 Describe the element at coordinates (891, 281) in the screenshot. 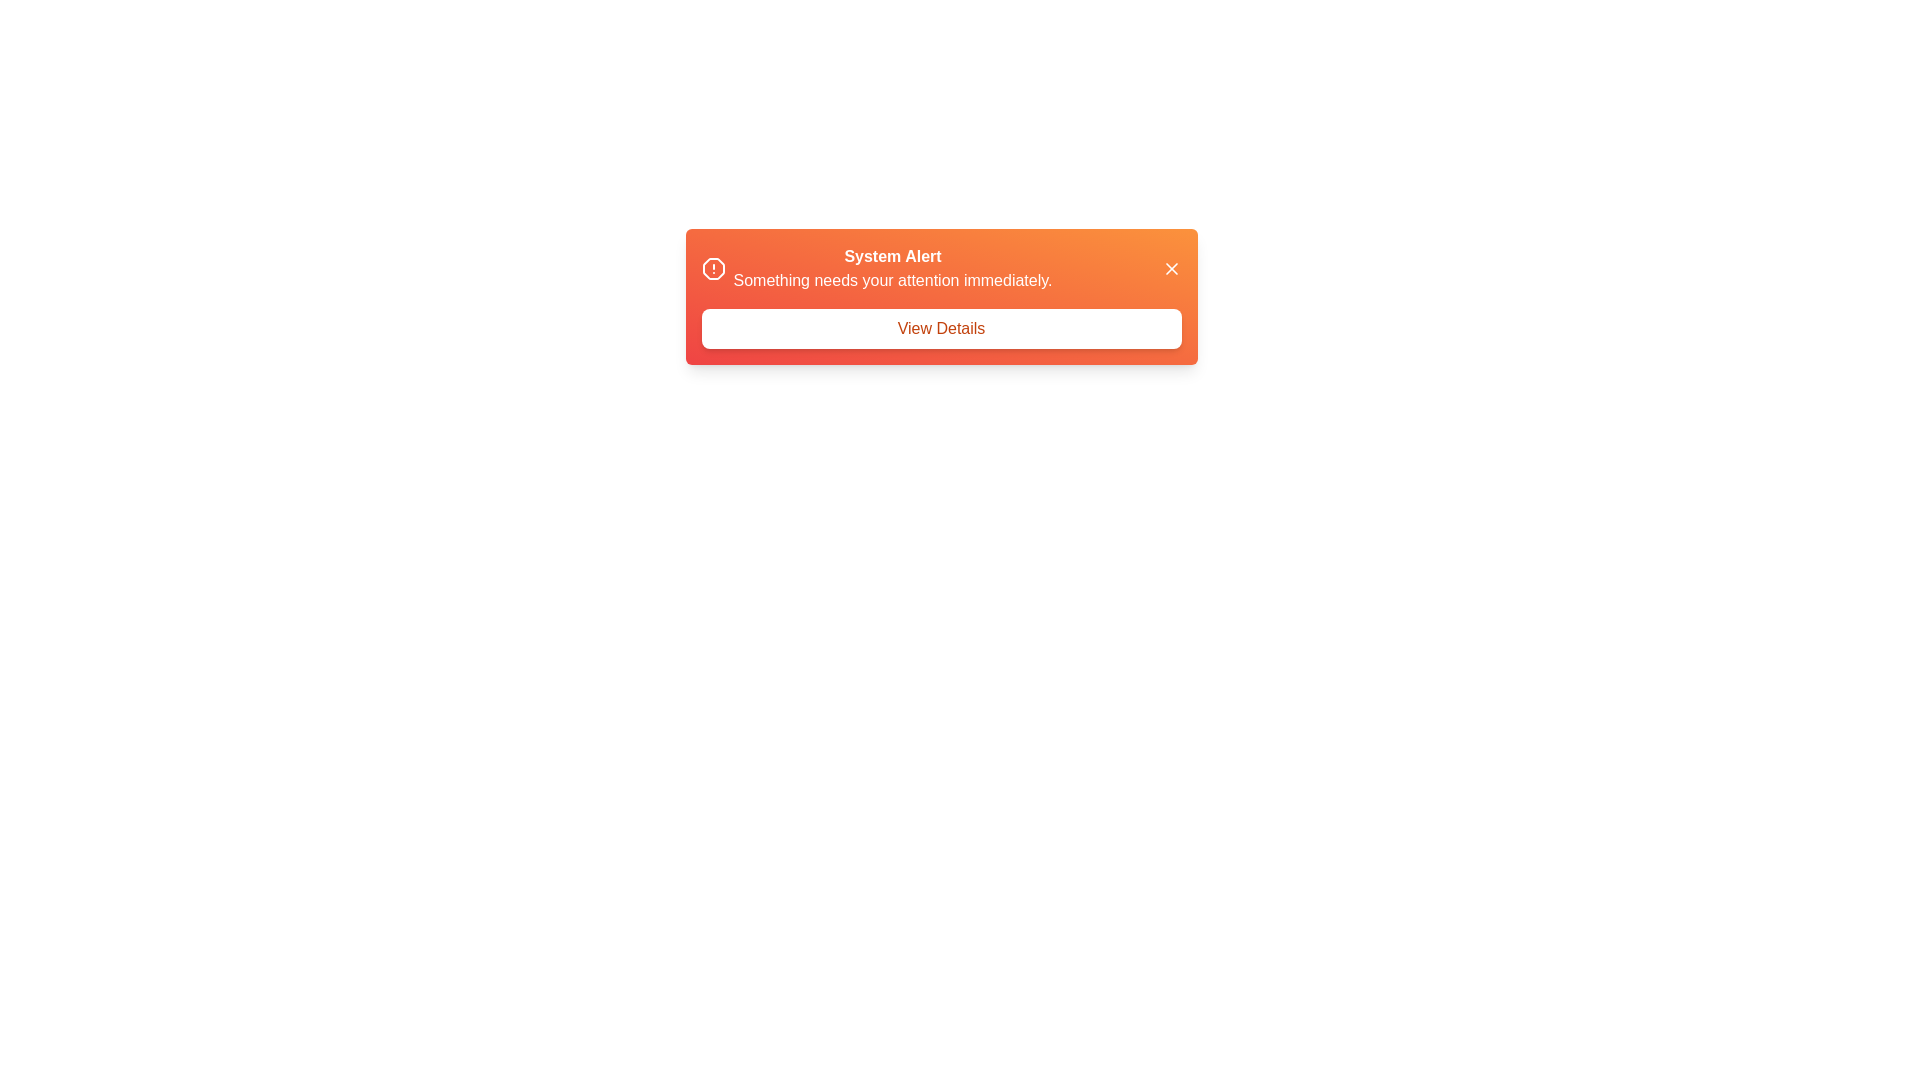

I see `message displayed in the Text Label that says 'Something needs your attention immediately.' which is styled with a bold, white font and located below the 'System Alert' heading in the notification box` at that location.